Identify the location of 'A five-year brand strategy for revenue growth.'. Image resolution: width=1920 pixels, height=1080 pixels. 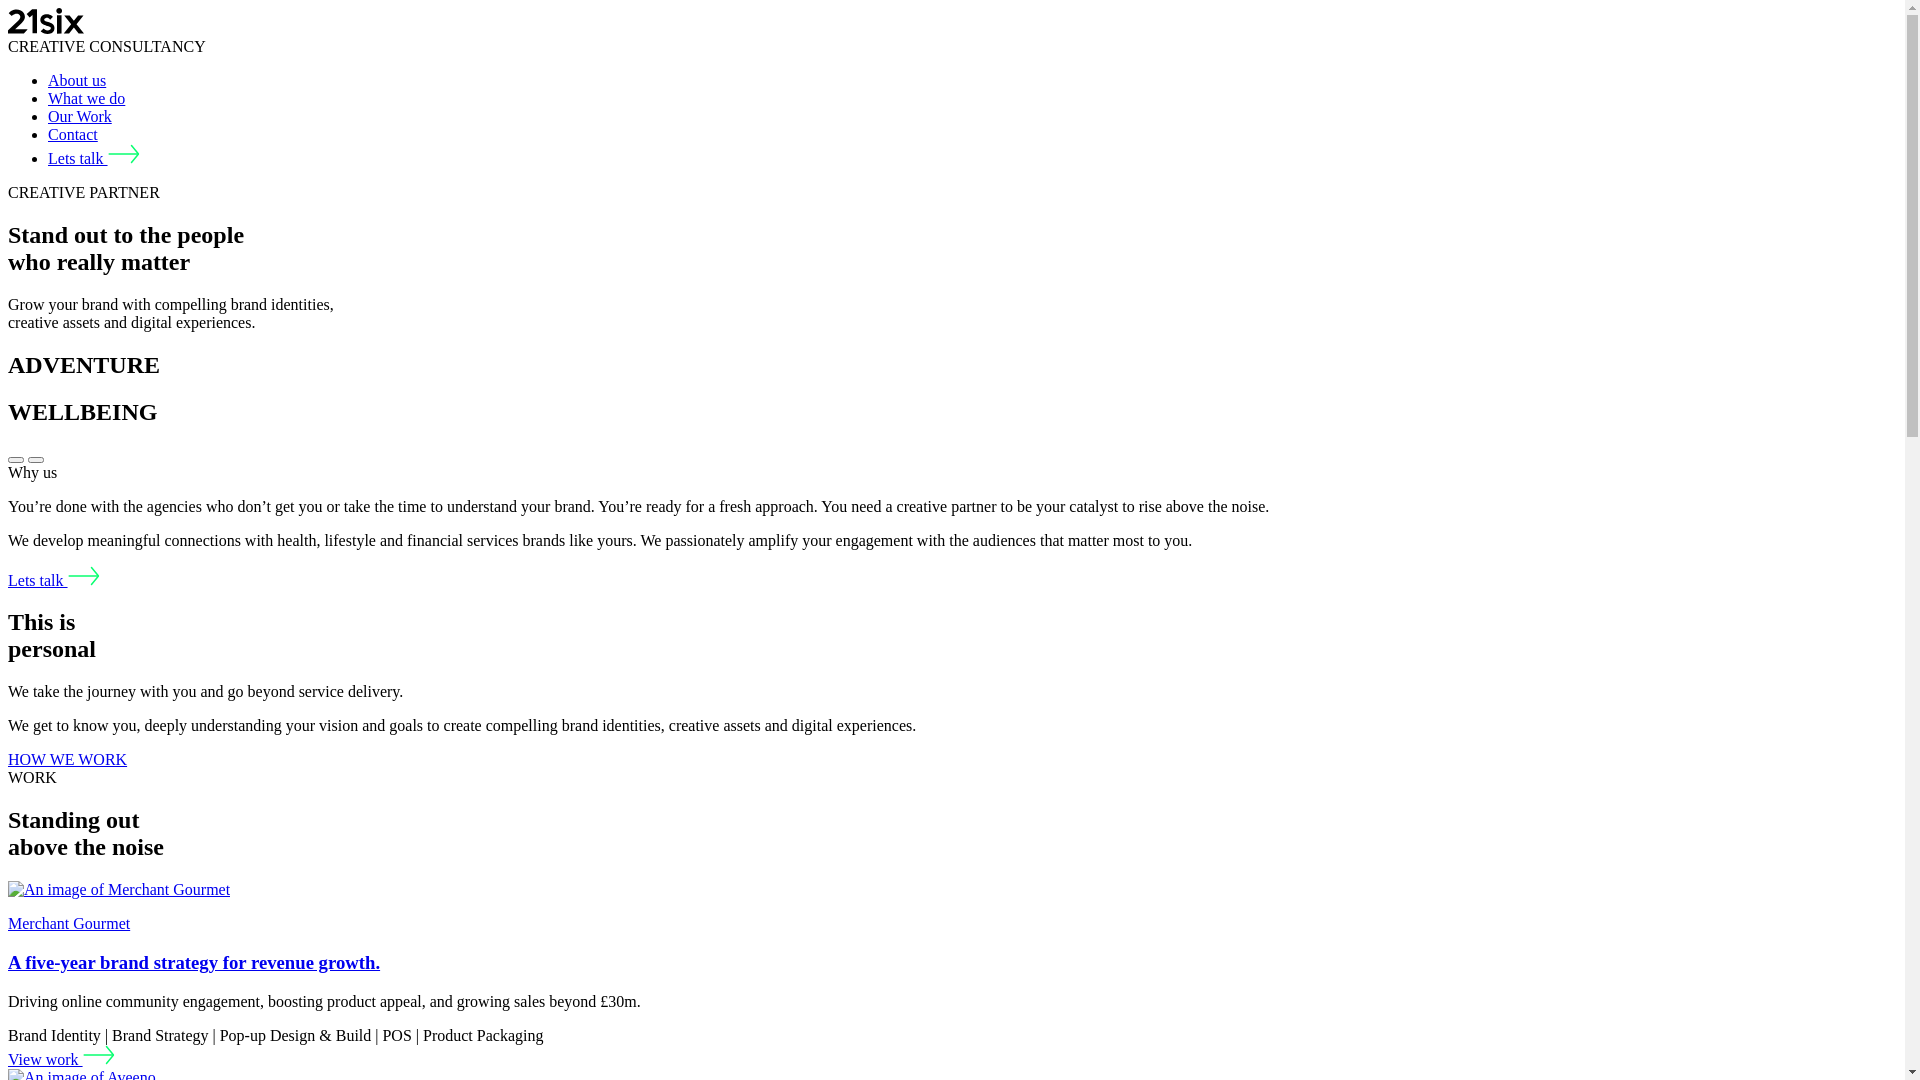
(193, 961).